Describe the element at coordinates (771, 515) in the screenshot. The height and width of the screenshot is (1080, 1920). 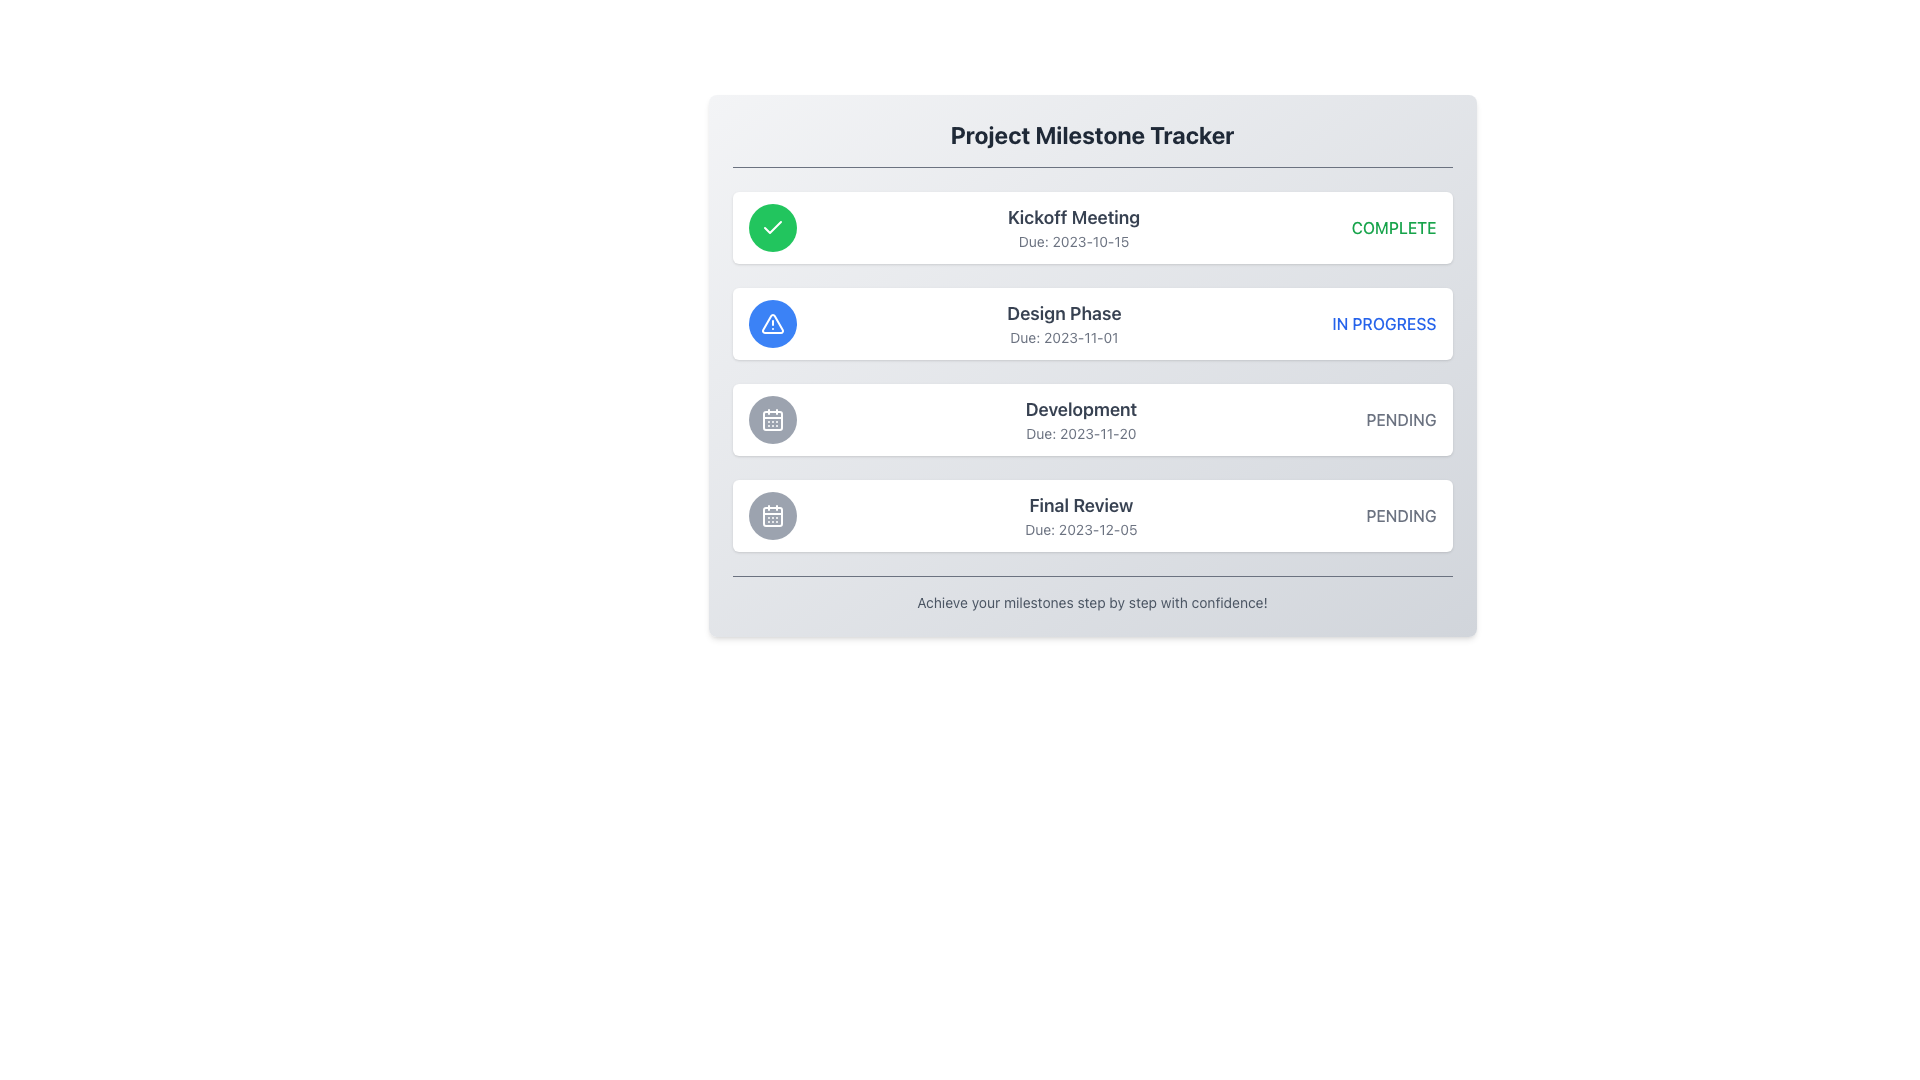
I see `the circular gray icon with a white calendar symbol located in the 'Final Review' row of the Project Milestone Tracker interface, positioned to the left of the text 'Final Review Due: 2023-12-05 PENDING'` at that location.